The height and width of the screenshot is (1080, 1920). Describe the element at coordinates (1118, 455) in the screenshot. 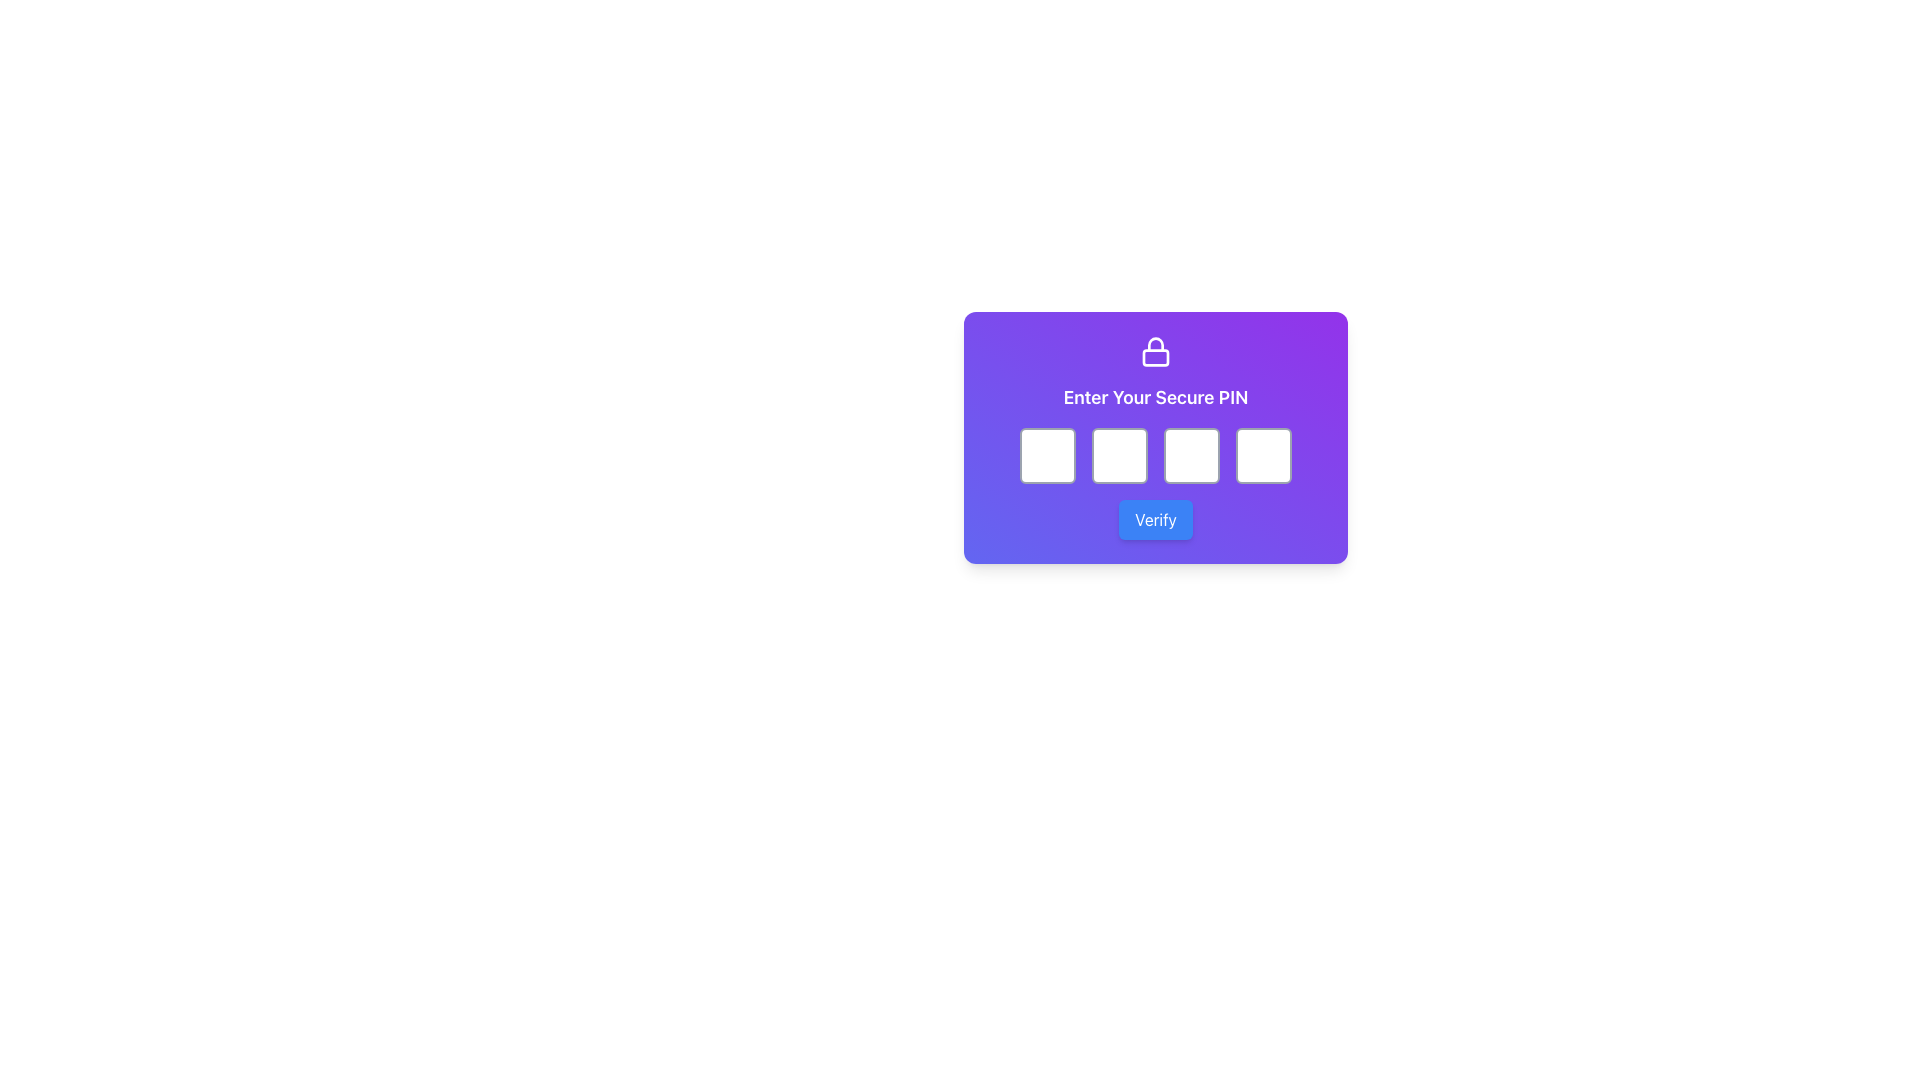

I see `the second password input field, which is a square, white input box with a thin gray border and rounded corners, to set focus on it` at that location.